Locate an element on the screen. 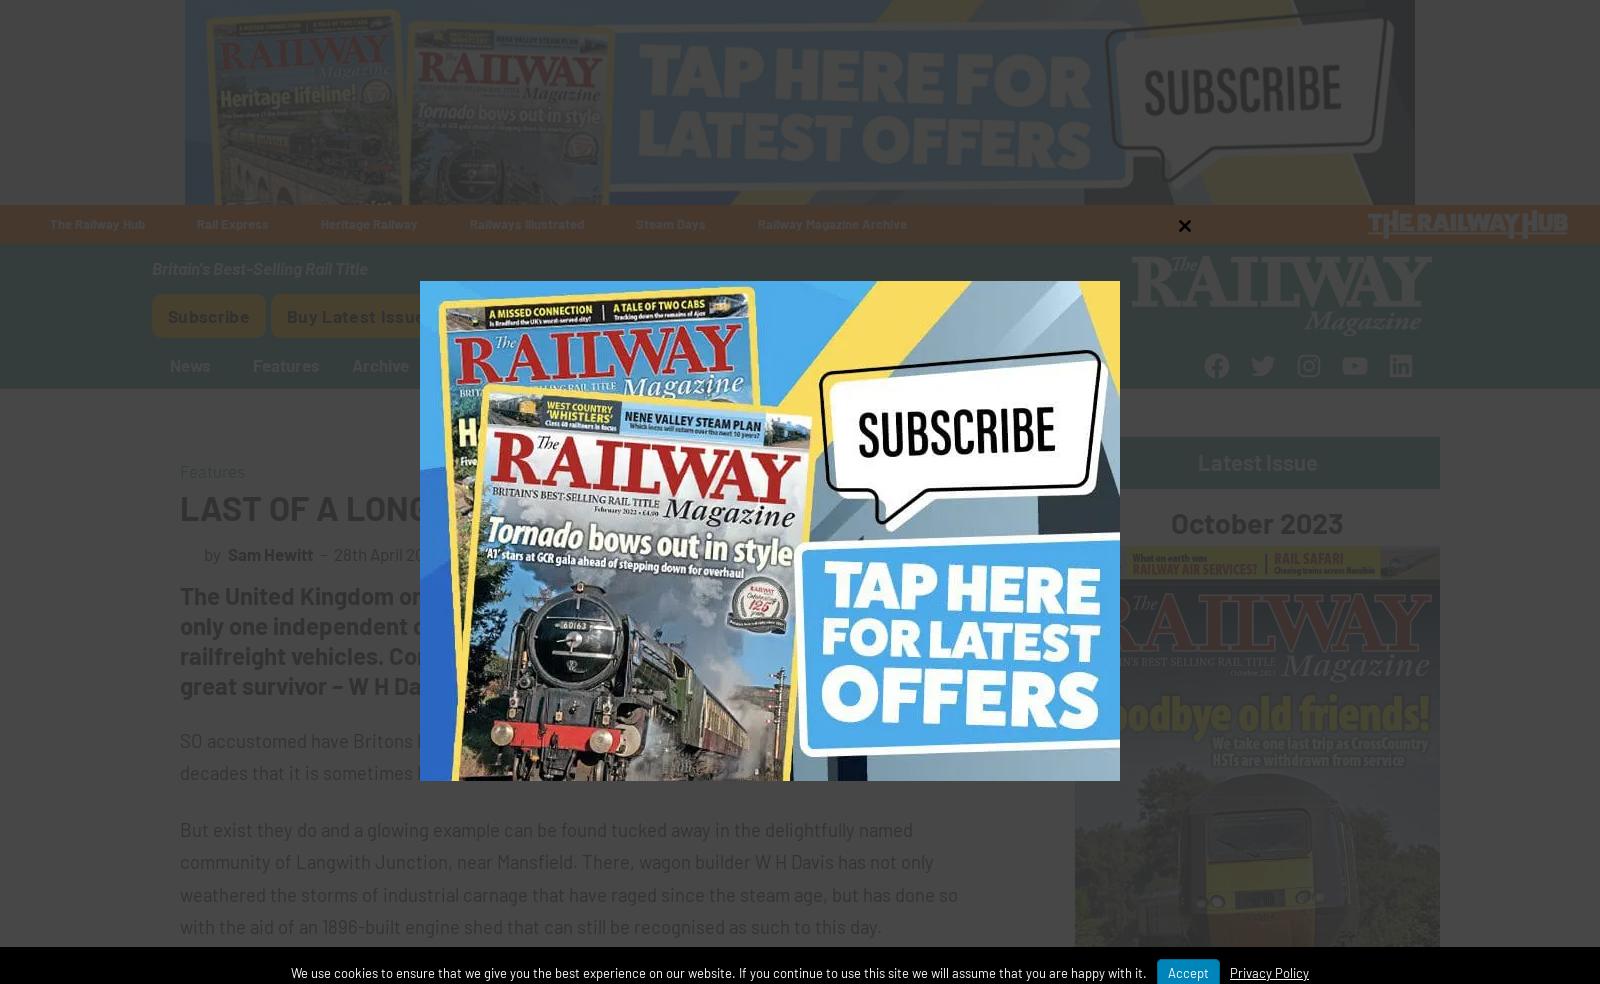 This screenshot has width=1600, height=984. 'Buy Latest Issue' is located at coordinates (356, 313).